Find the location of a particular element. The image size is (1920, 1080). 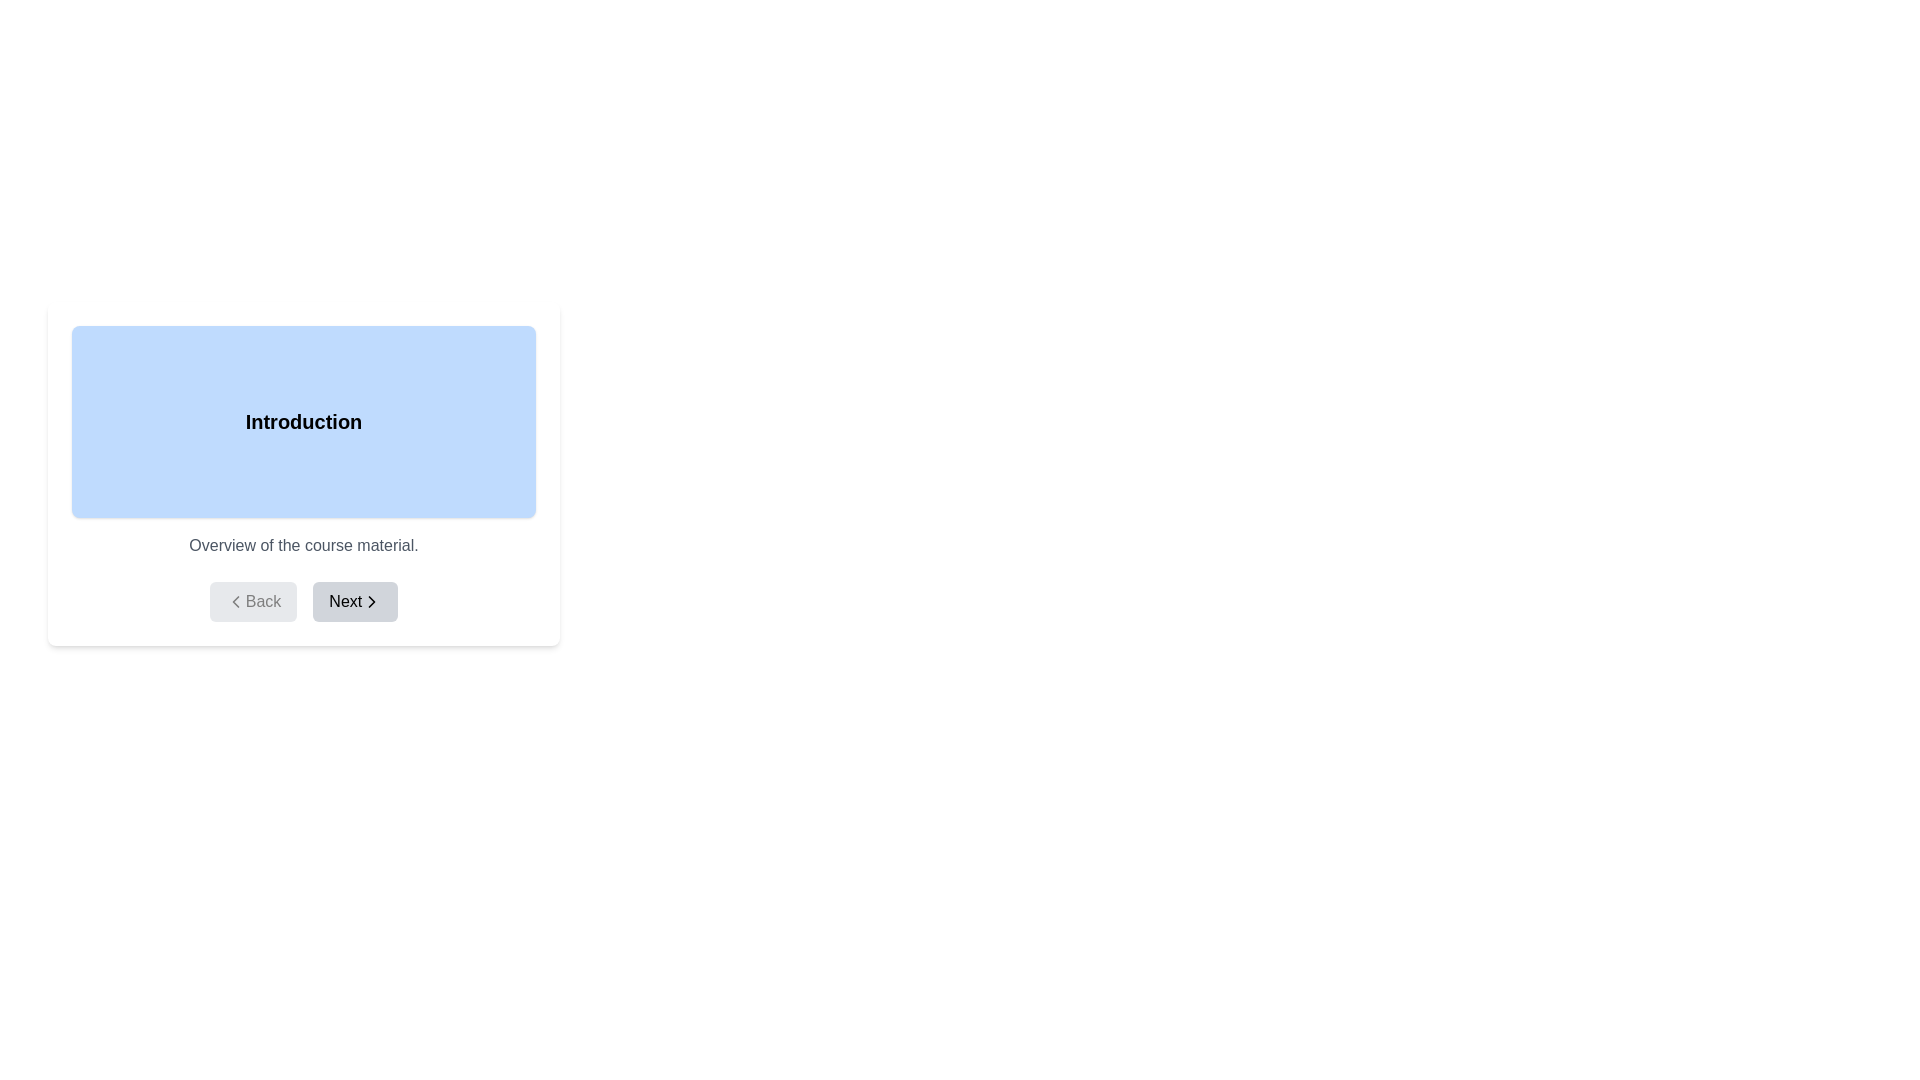

the leftward chevron icon used for navigation located above the 'Back' button in the bottom section of the content area is located at coordinates (235, 600).